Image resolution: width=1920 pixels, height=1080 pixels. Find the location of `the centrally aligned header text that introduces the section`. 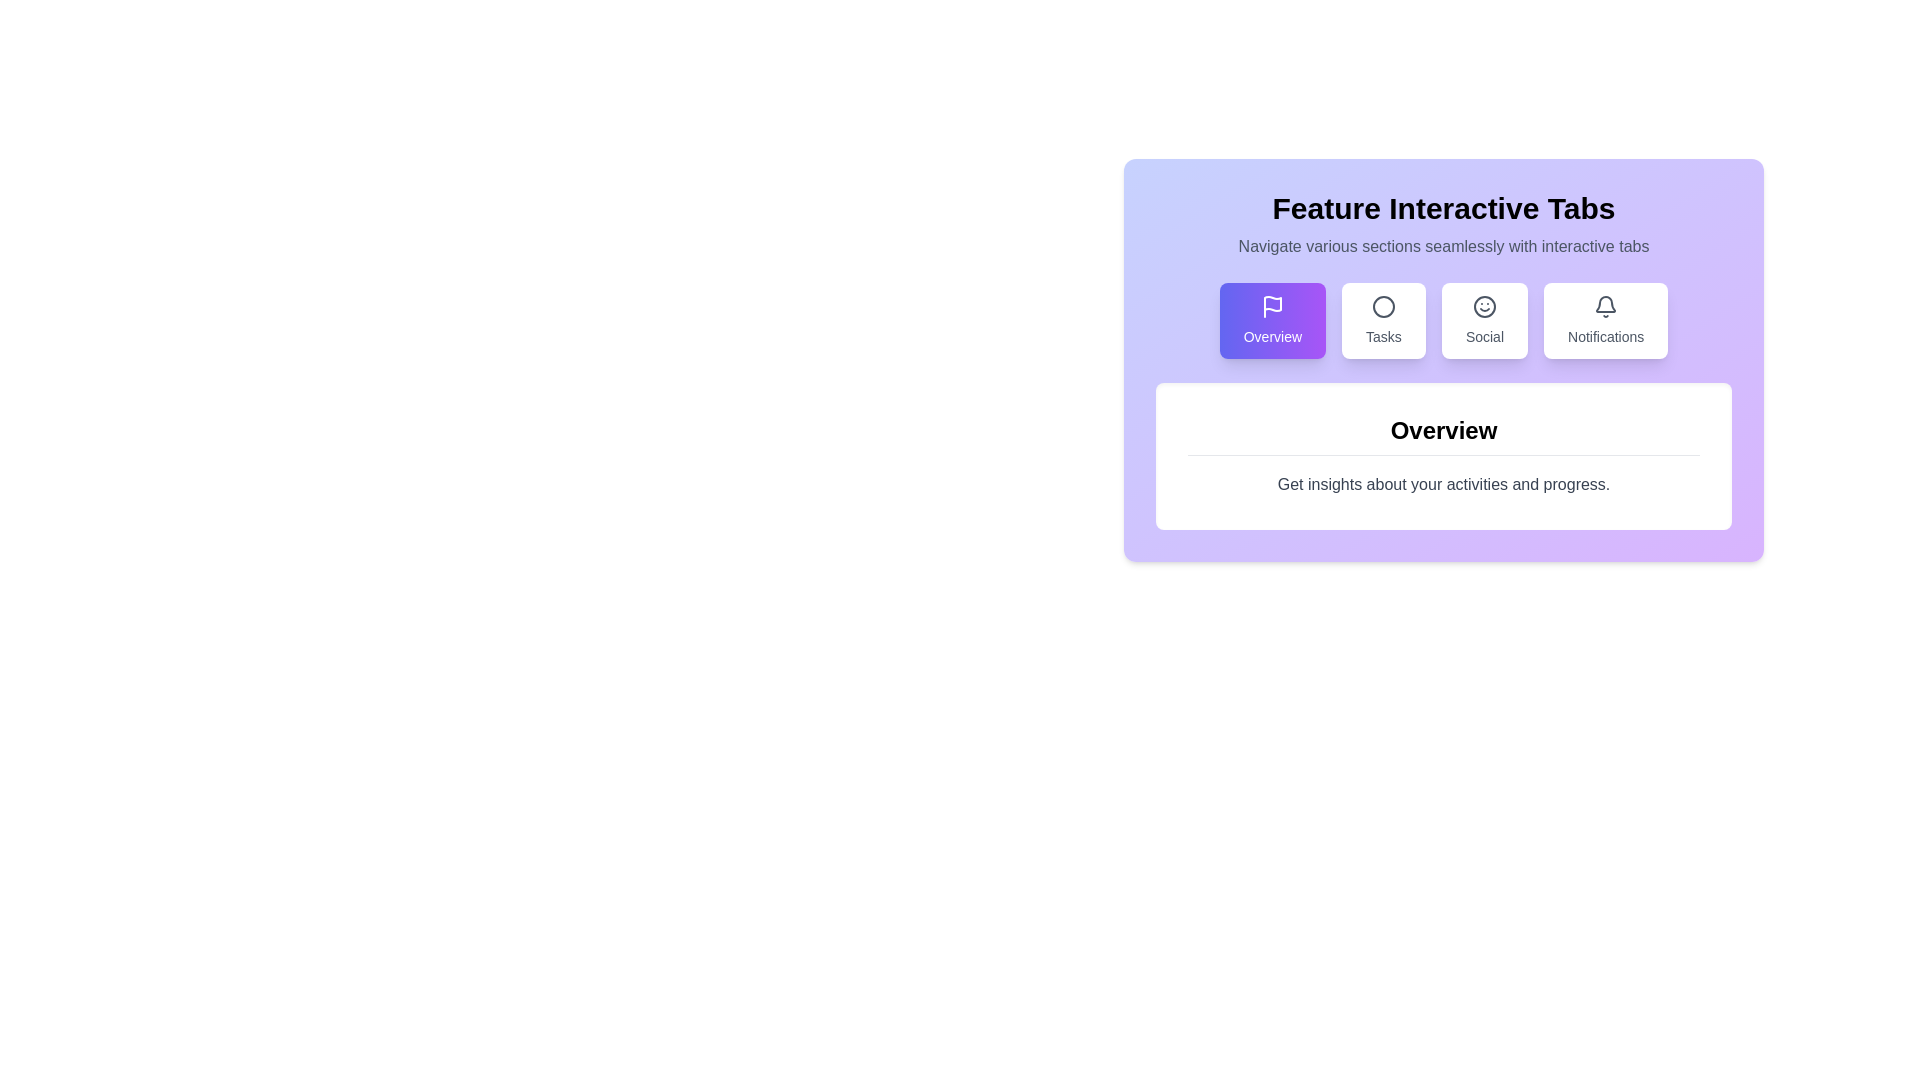

the centrally aligned header text that introduces the section is located at coordinates (1444, 208).